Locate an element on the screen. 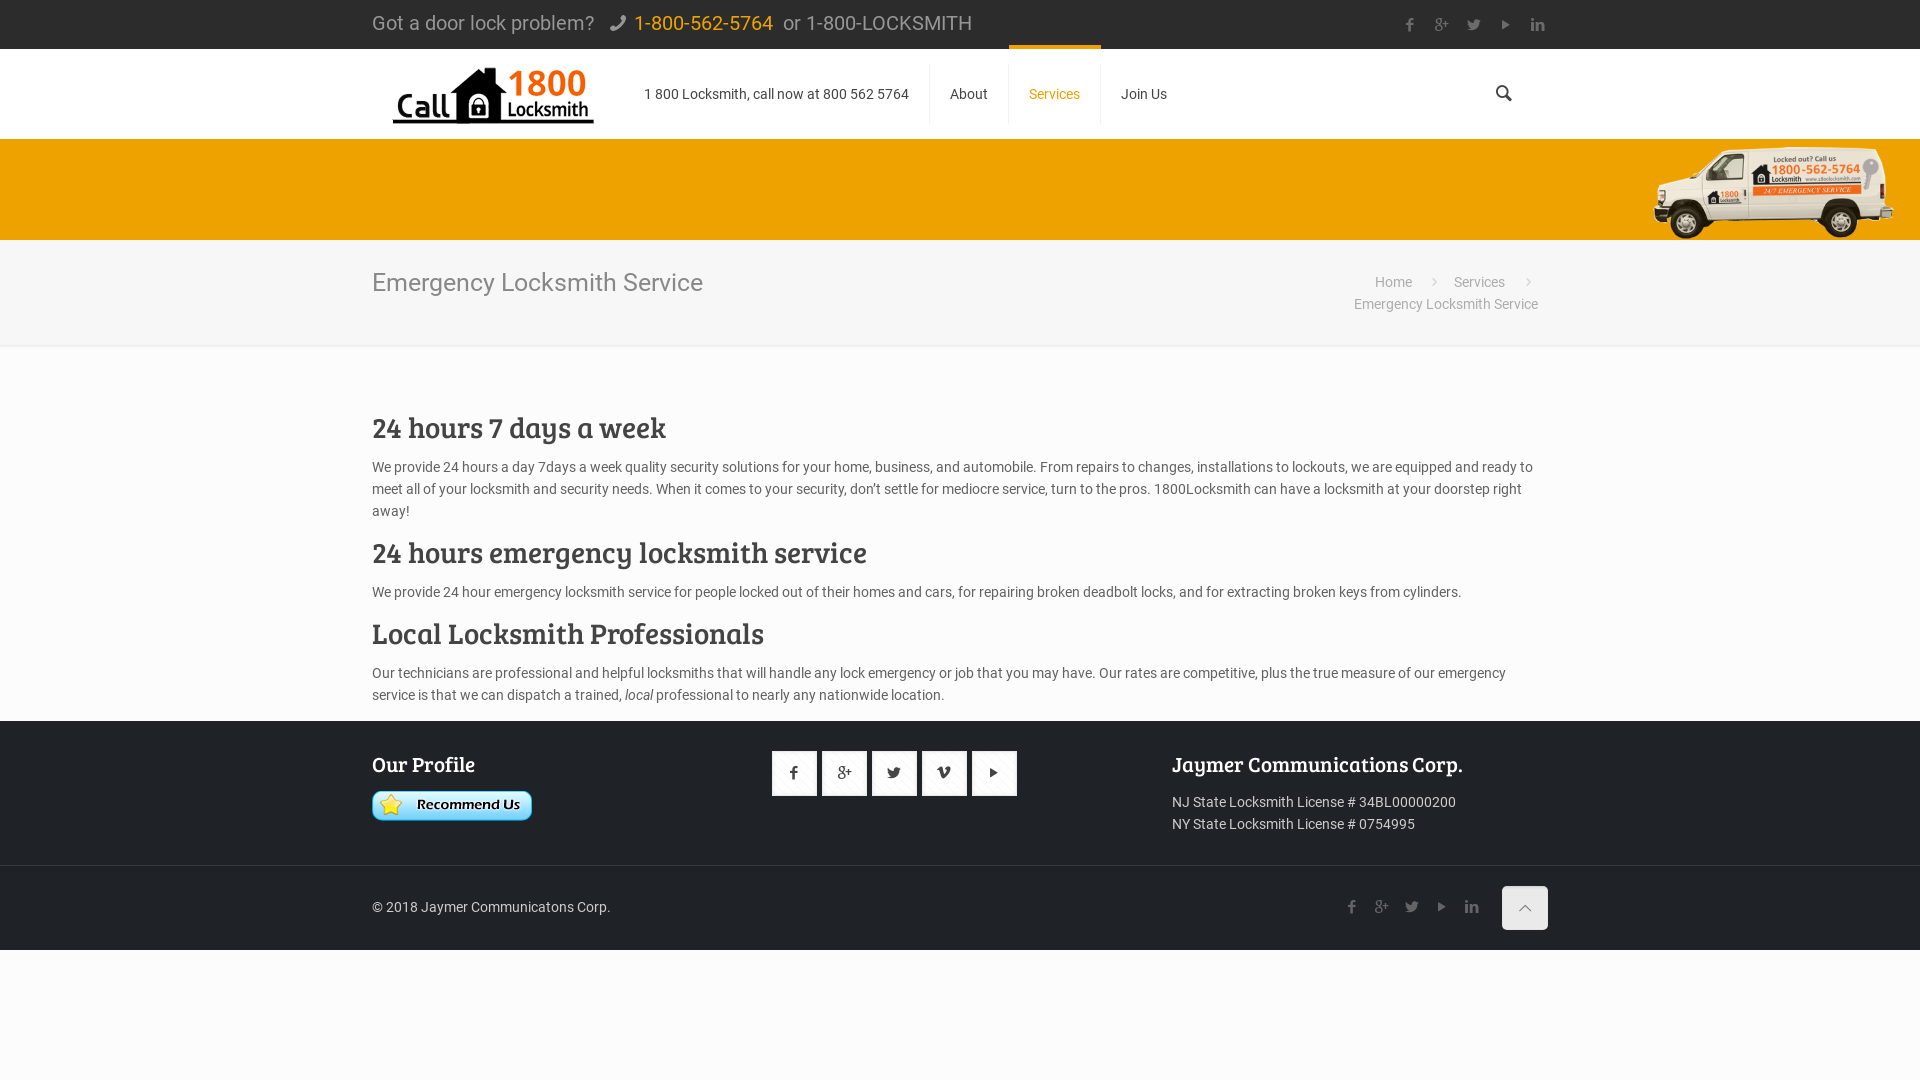 This screenshot has width=1920, height=1080. 'Facebook' is located at coordinates (1351, 906).